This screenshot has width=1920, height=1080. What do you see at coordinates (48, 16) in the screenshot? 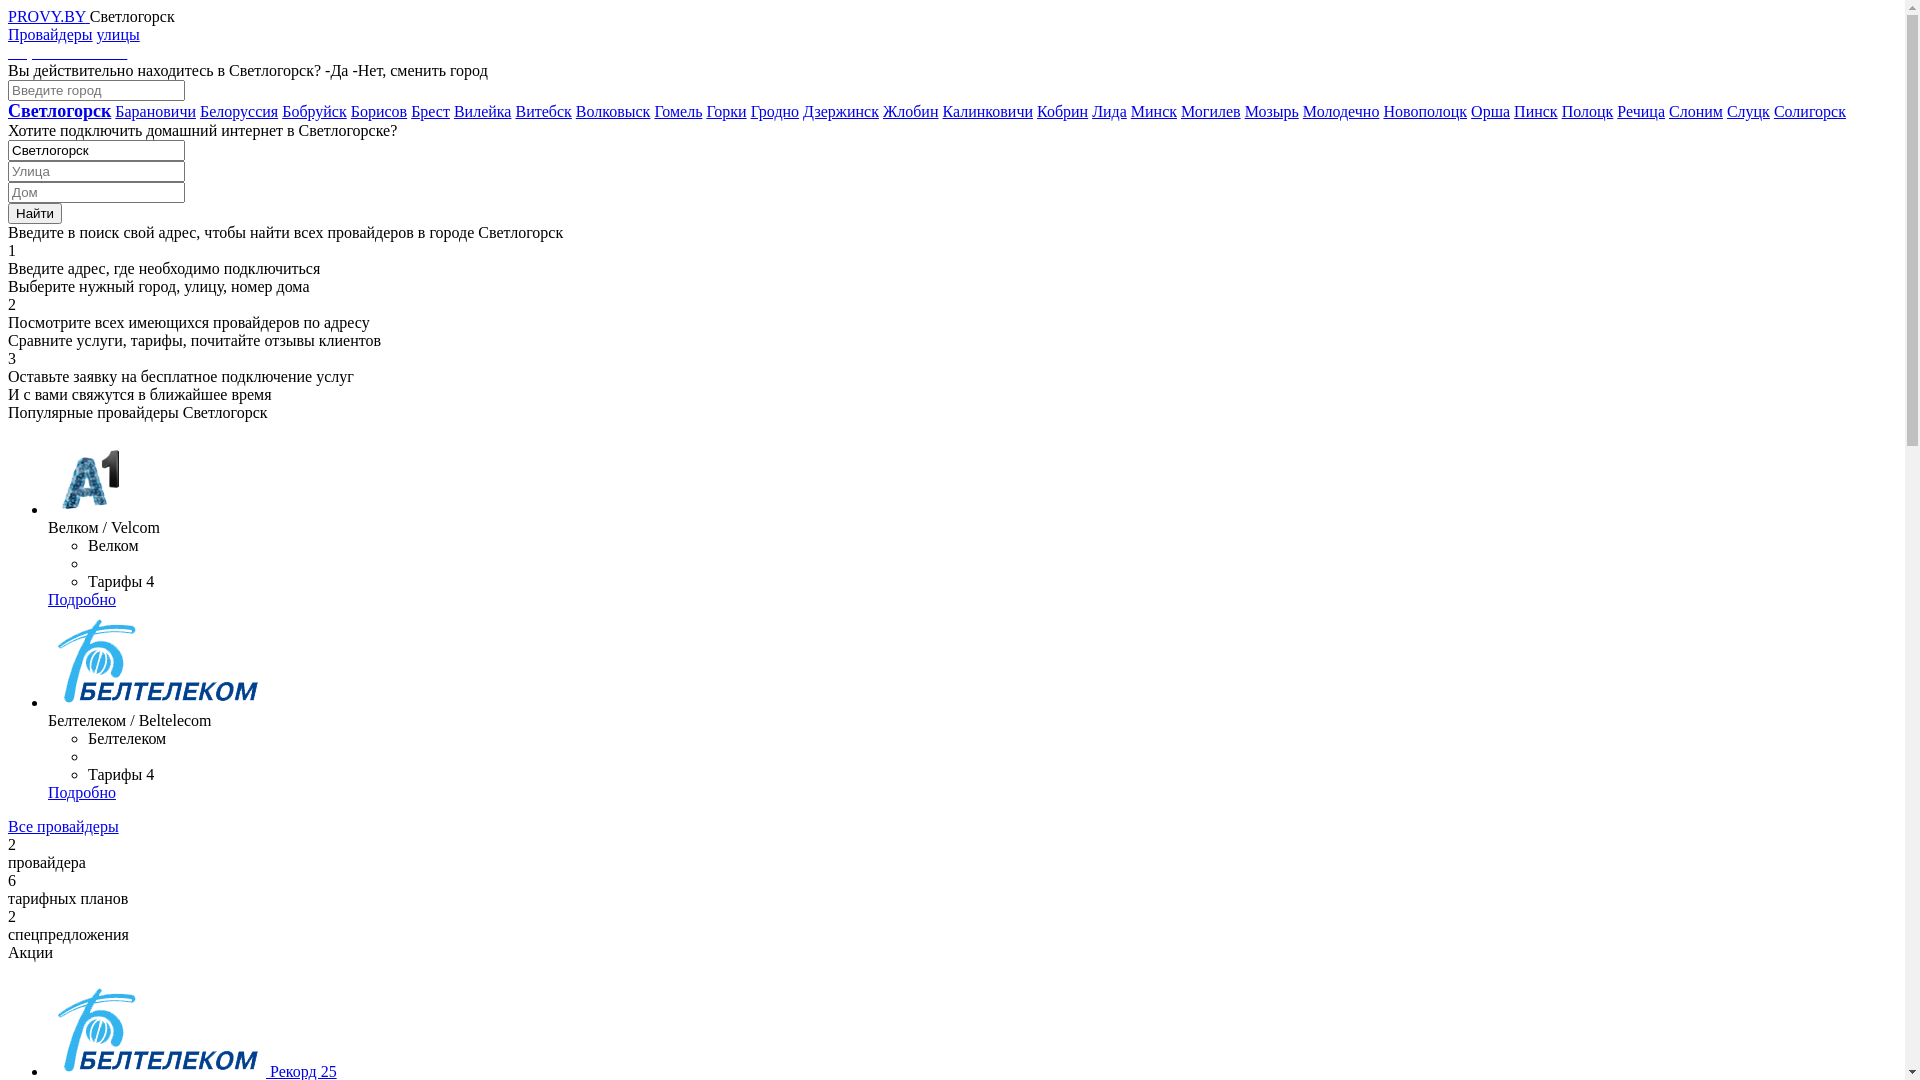
I see `'PROVY.BY'` at bounding box center [48, 16].